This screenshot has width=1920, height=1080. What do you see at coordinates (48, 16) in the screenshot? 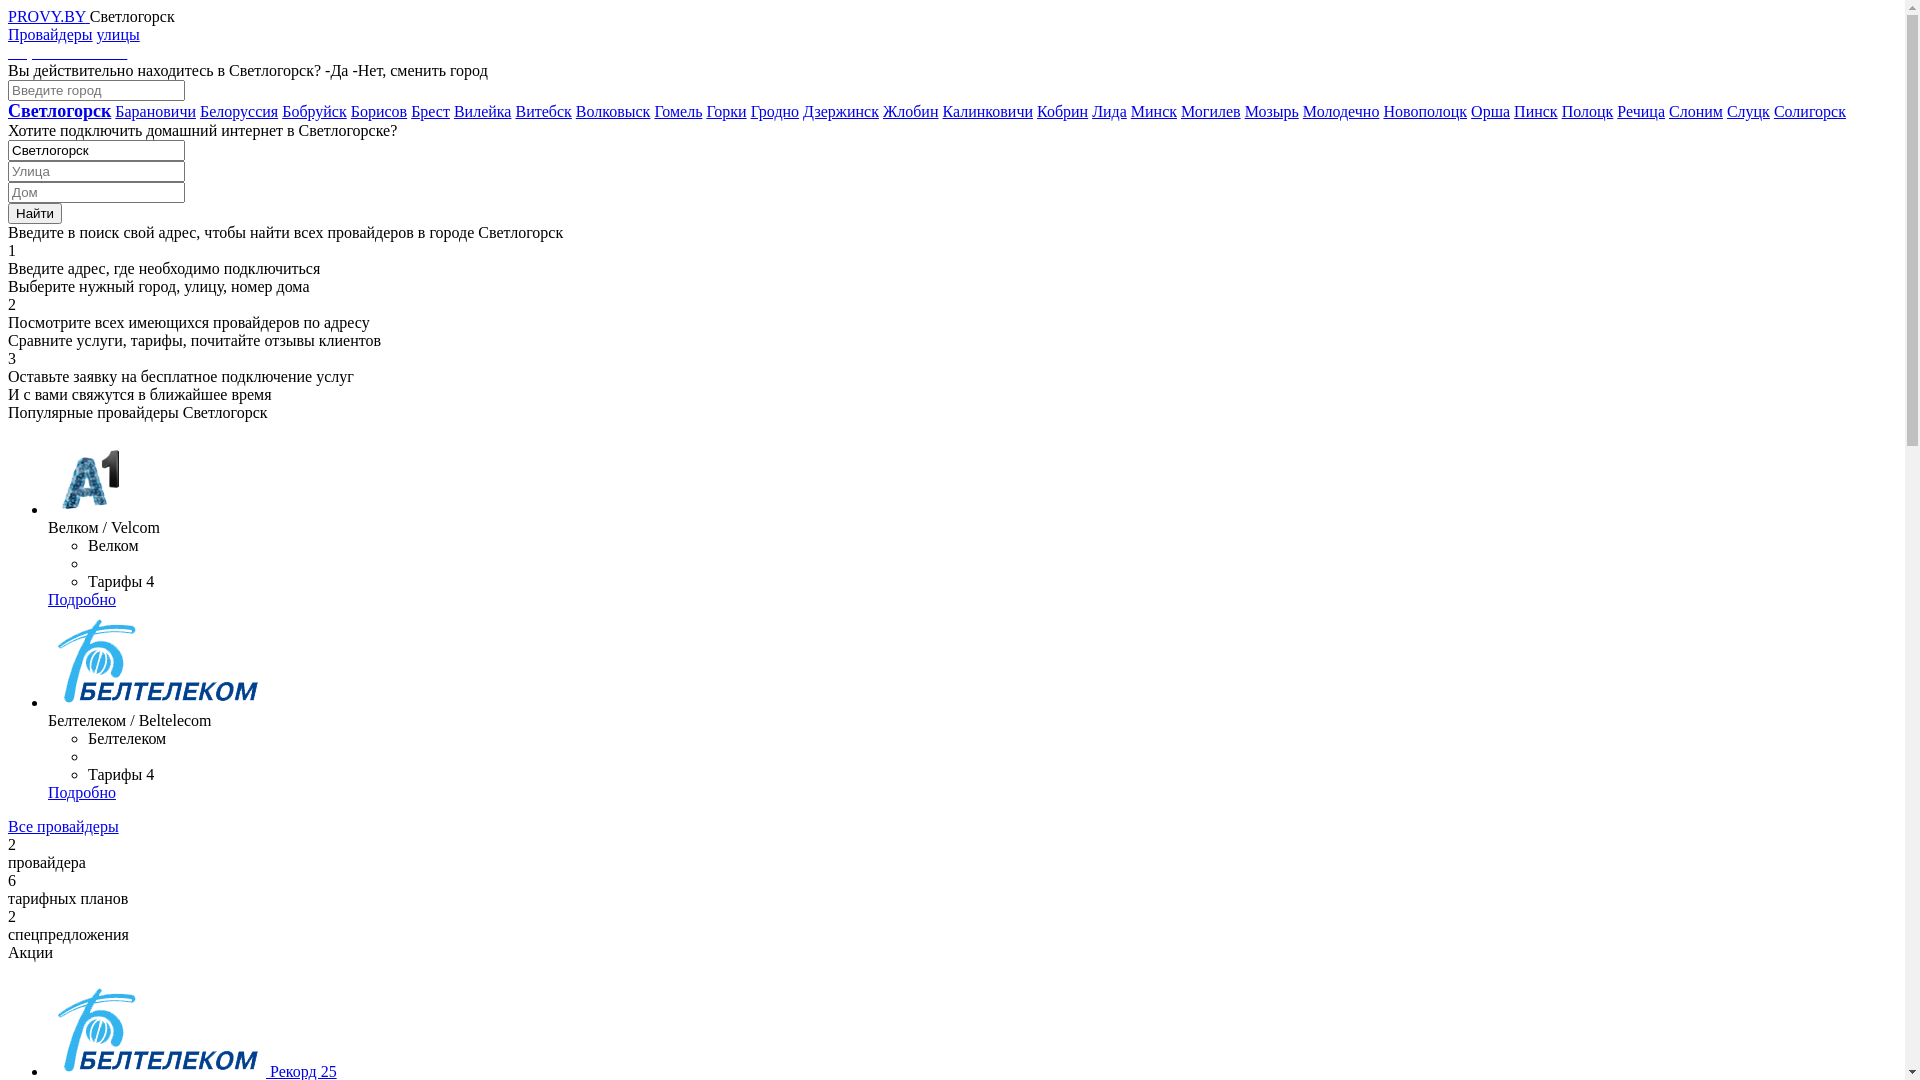
I see `'PROVY.BY'` at bounding box center [48, 16].